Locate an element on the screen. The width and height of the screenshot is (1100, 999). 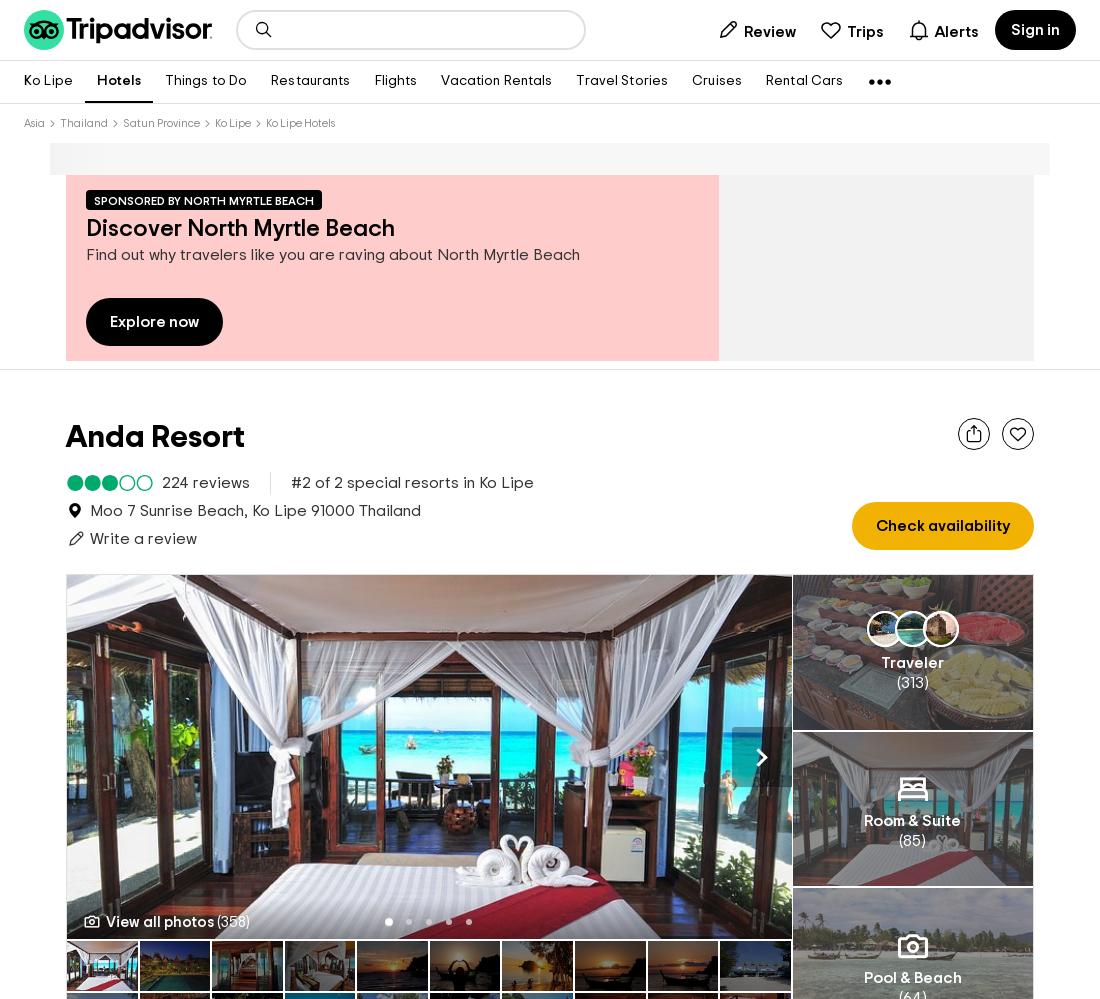
'Traveler' is located at coordinates (912, 629).